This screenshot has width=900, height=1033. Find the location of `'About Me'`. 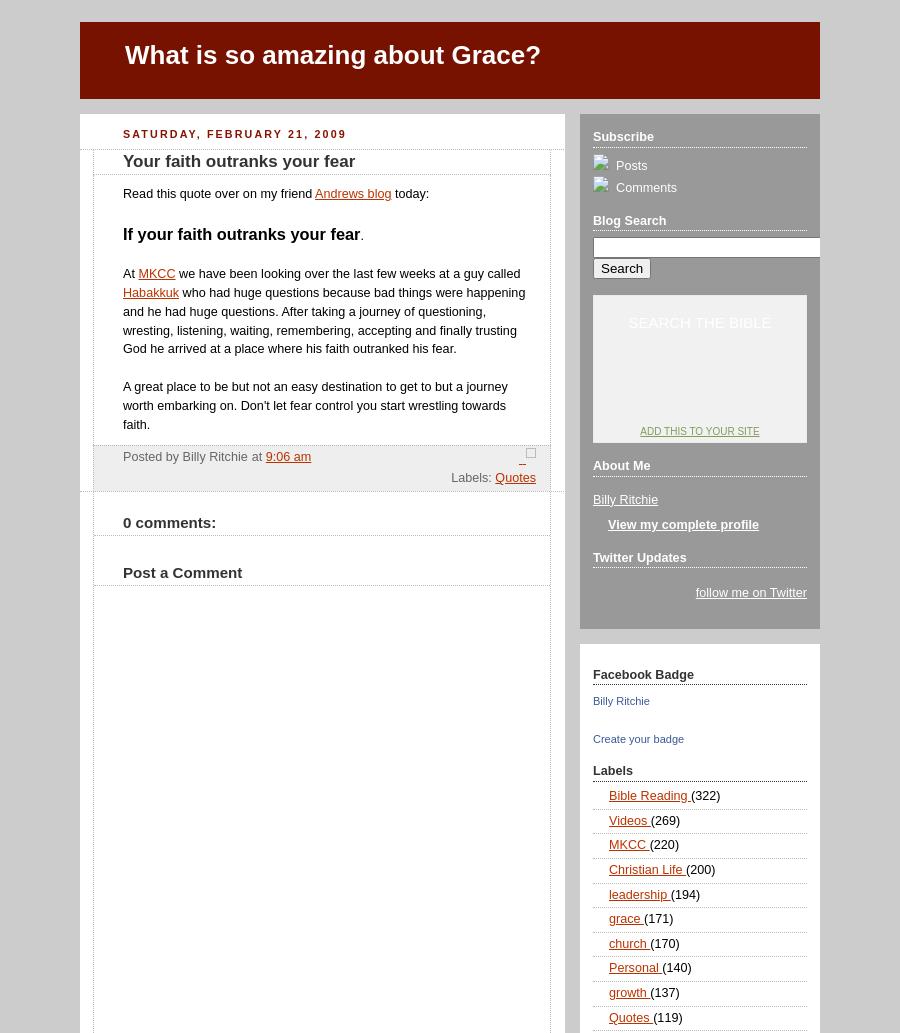

'About Me' is located at coordinates (593, 464).